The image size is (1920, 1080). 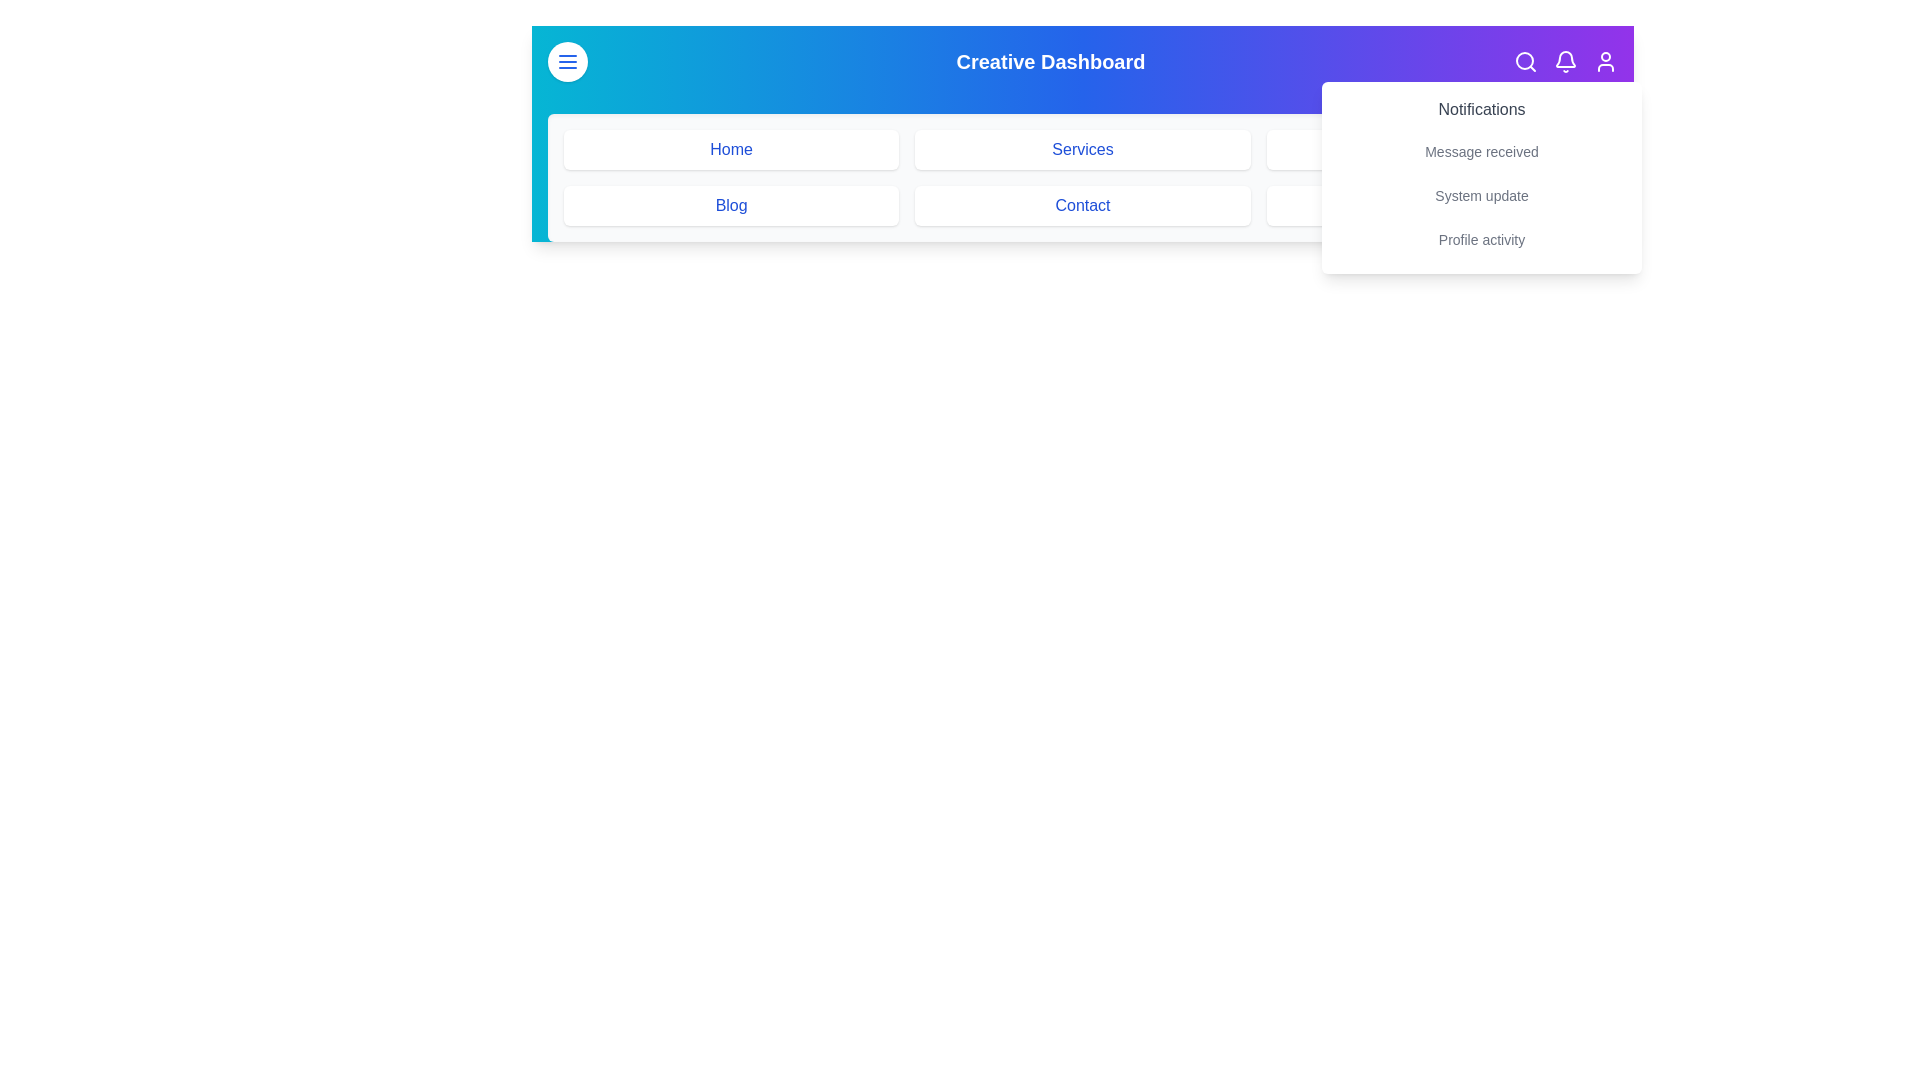 What do you see at coordinates (1564, 60) in the screenshot?
I see `the bell icon to toggle the notifications panel` at bounding box center [1564, 60].